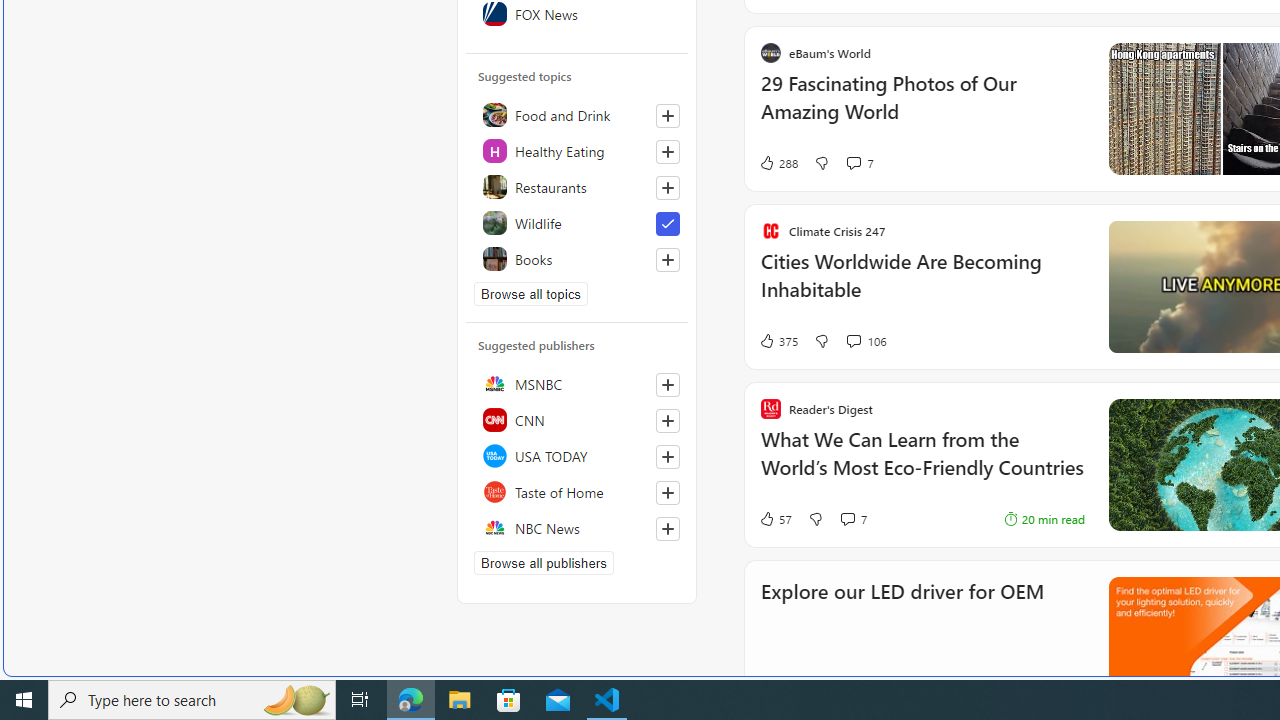  Describe the element at coordinates (777, 339) in the screenshot. I see `'375 Like'` at that location.